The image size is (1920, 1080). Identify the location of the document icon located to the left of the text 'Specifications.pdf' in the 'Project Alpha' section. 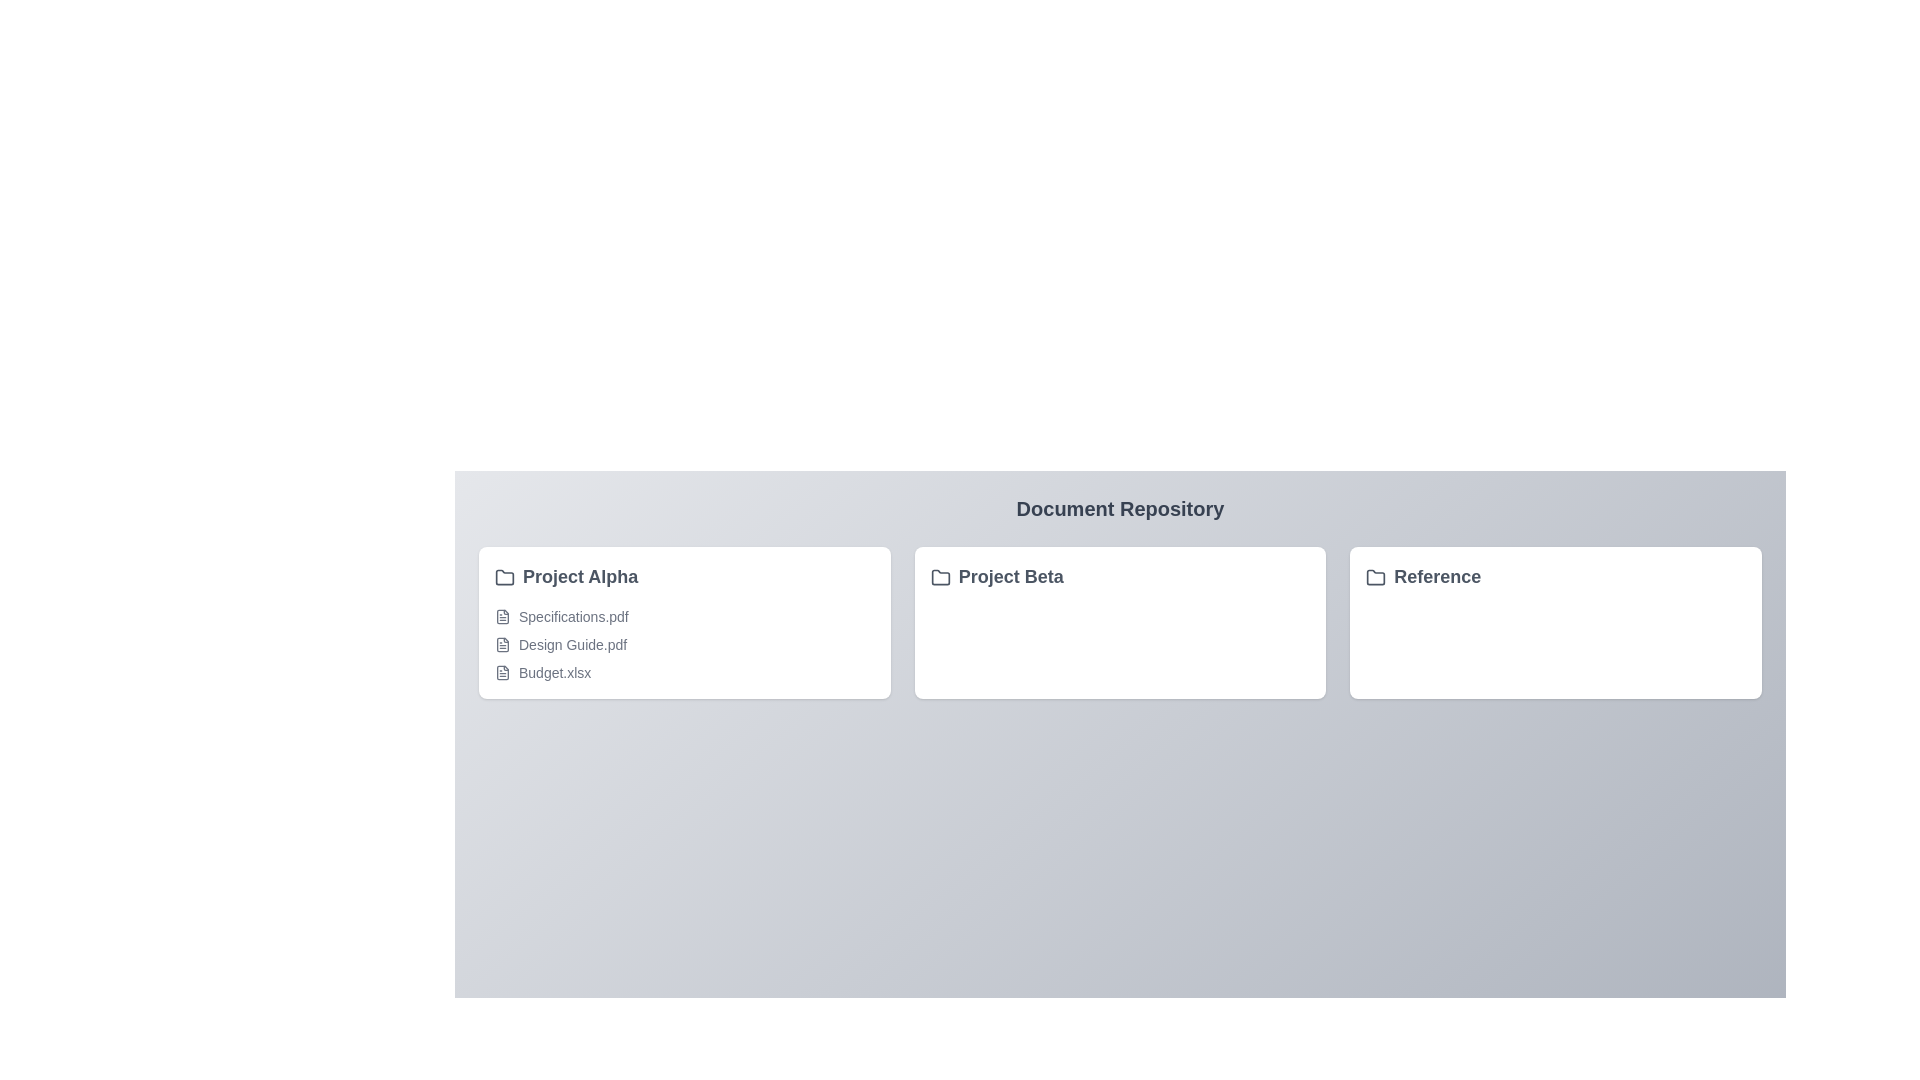
(503, 616).